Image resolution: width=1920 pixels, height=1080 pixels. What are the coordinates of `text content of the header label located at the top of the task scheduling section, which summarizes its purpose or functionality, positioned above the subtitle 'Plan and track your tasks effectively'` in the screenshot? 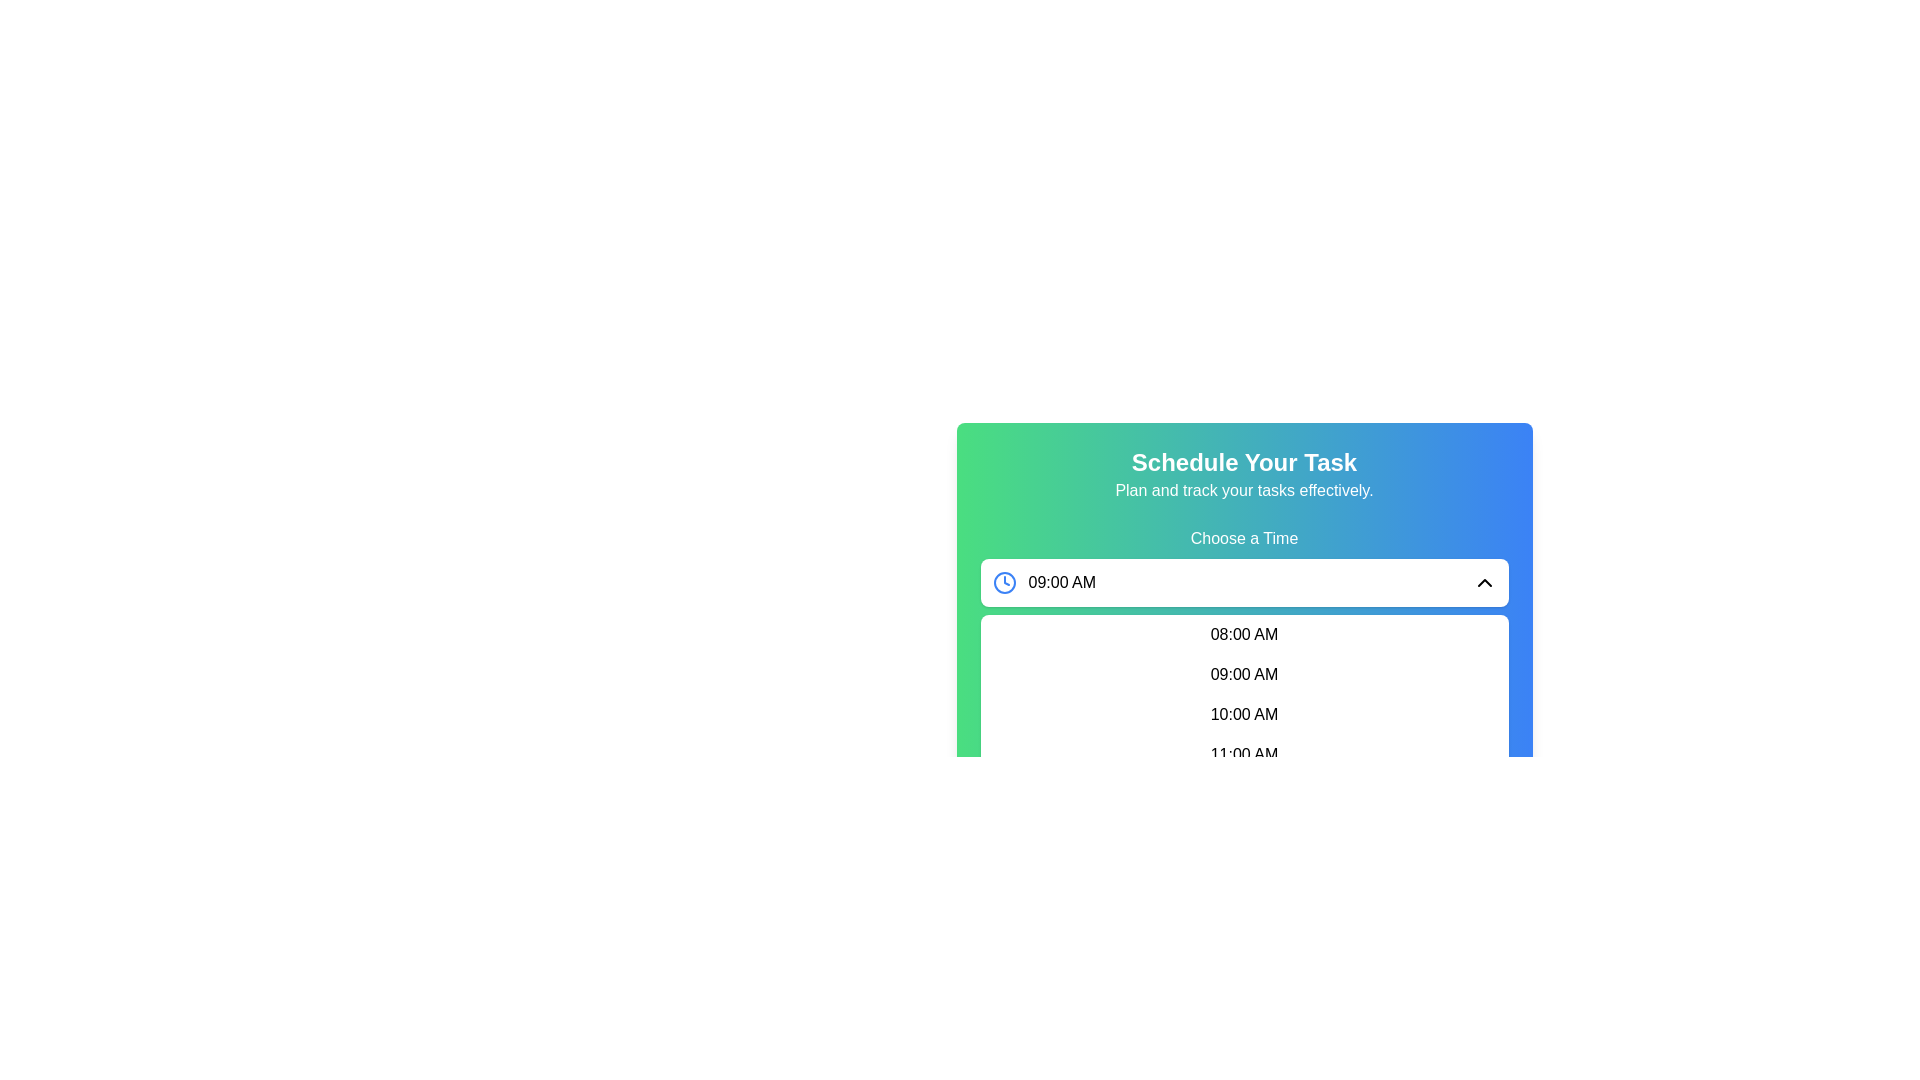 It's located at (1243, 462).